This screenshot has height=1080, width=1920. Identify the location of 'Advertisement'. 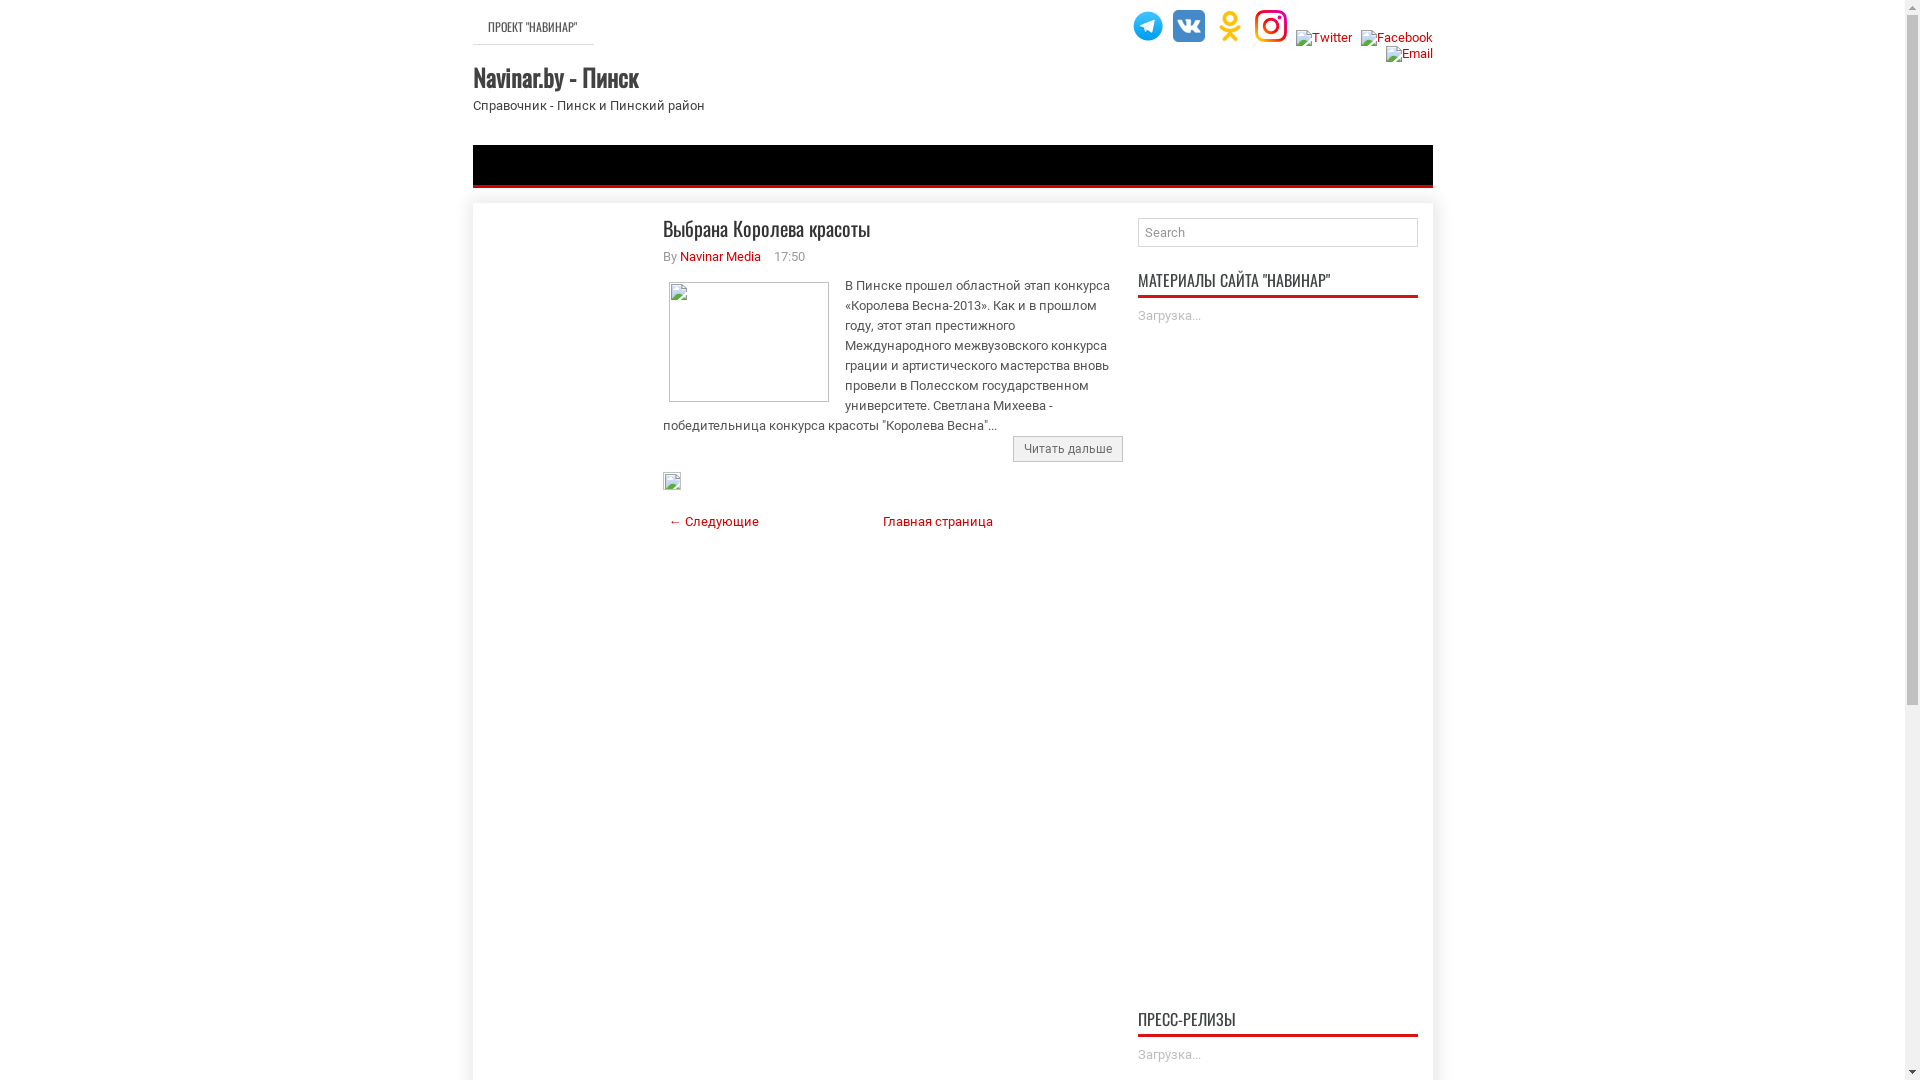
(566, 531).